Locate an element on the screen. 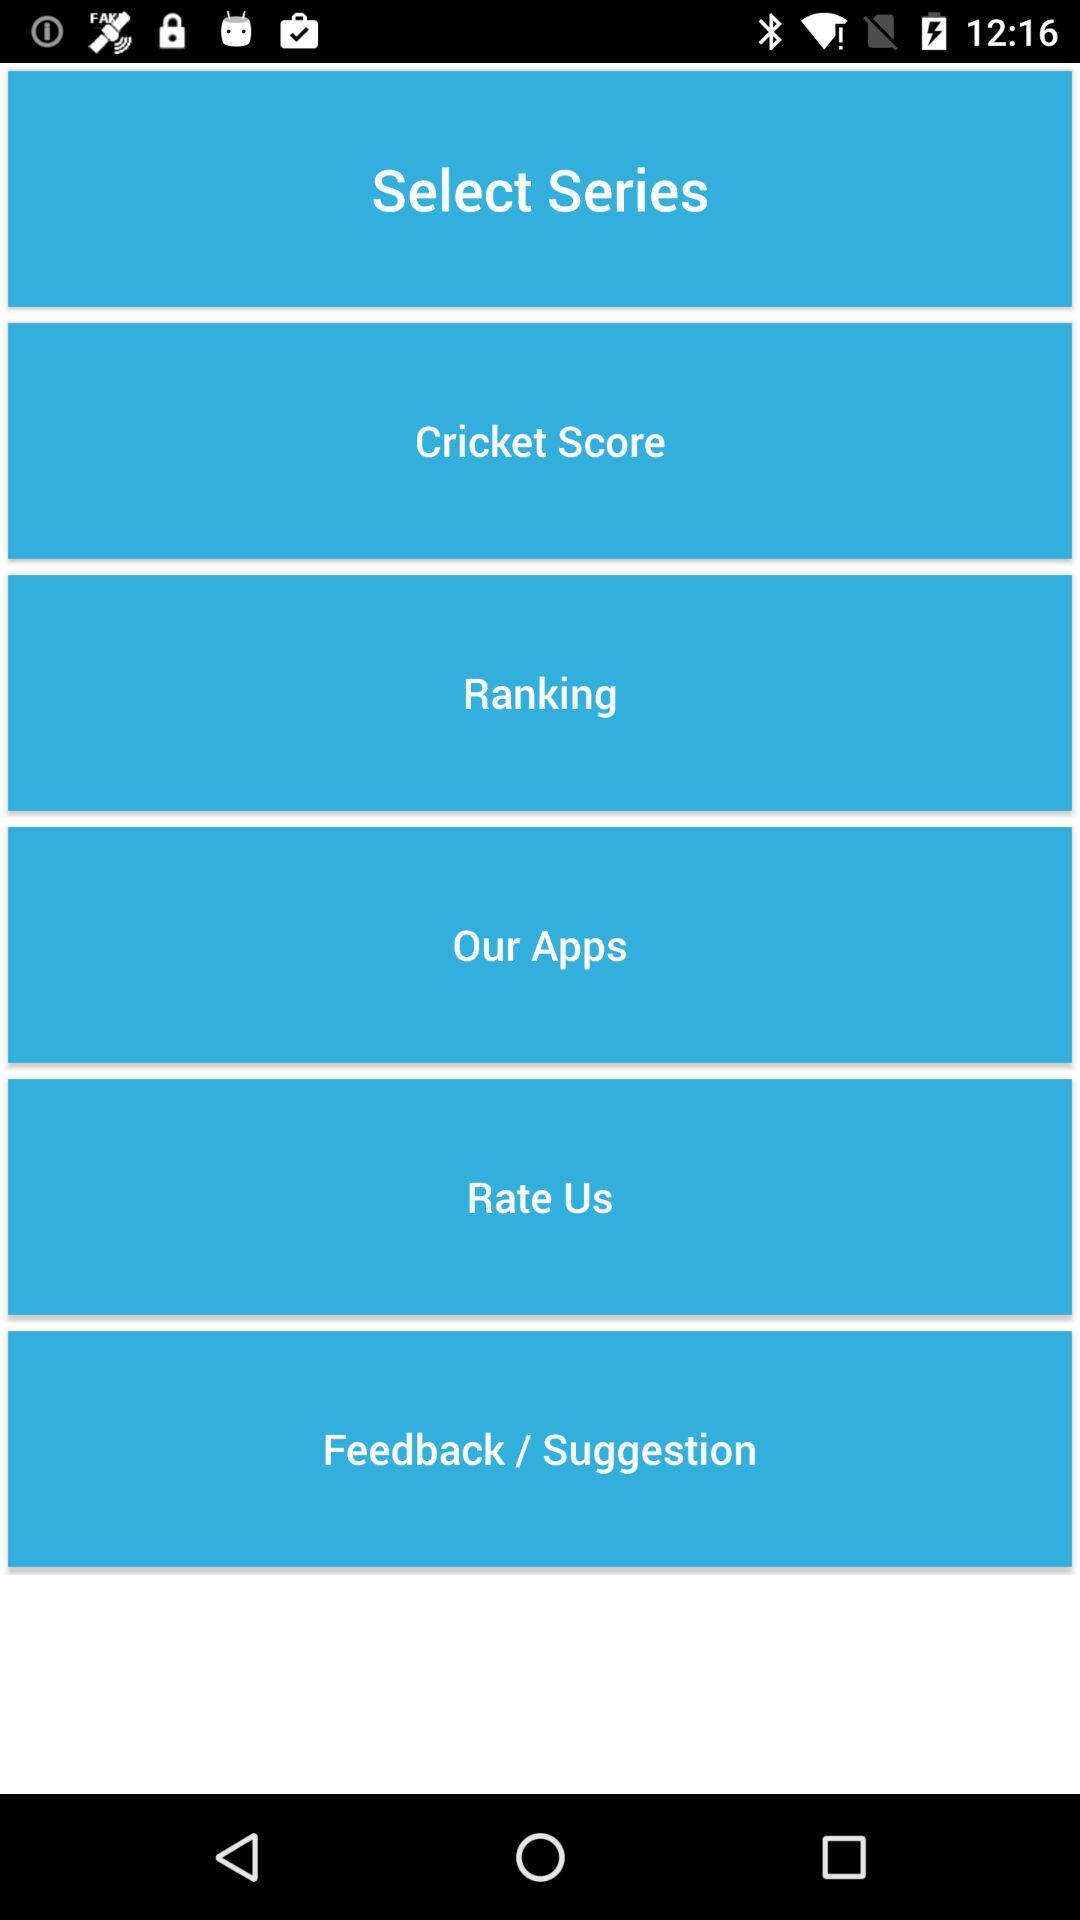  select series button is located at coordinates (540, 188).